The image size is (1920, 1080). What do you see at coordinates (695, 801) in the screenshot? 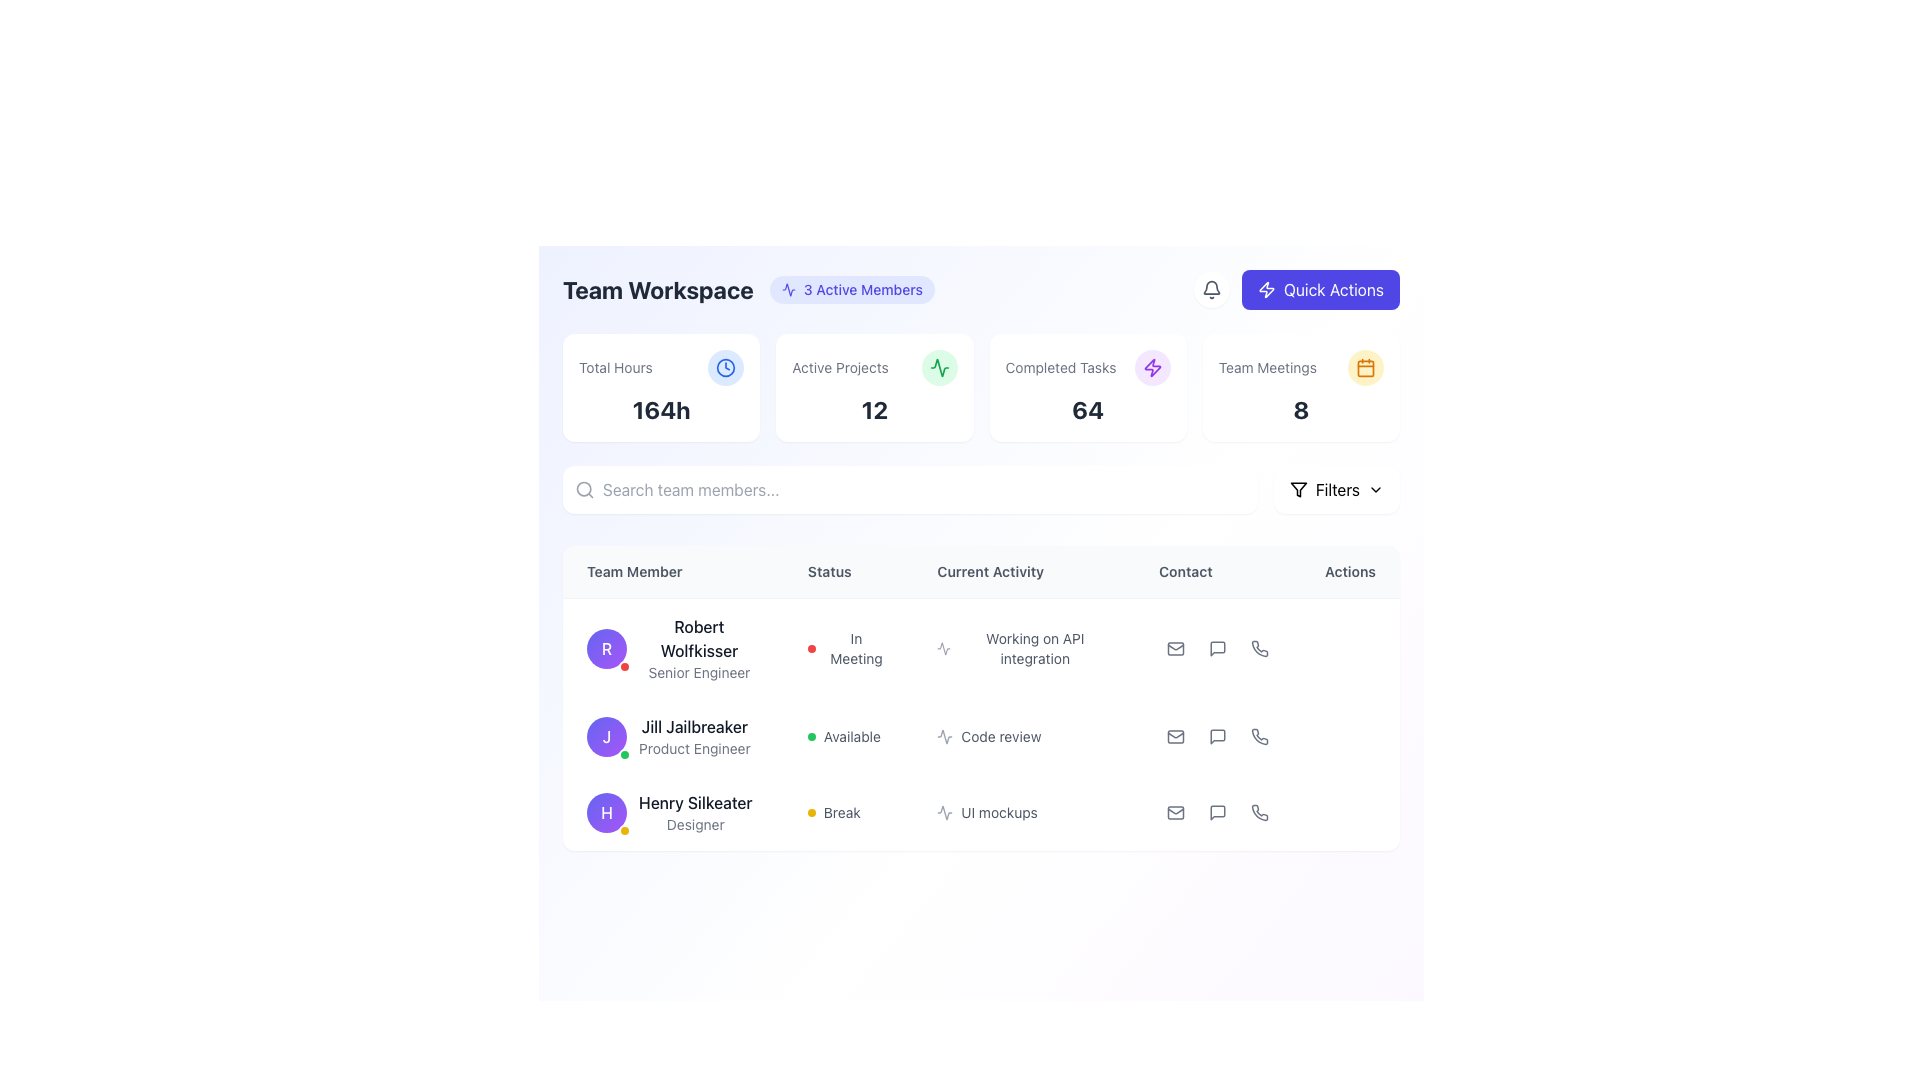
I see `the text label displaying 'Henry Silkeater' in the 'Team Member' column of the team workspace interface` at bounding box center [695, 801].